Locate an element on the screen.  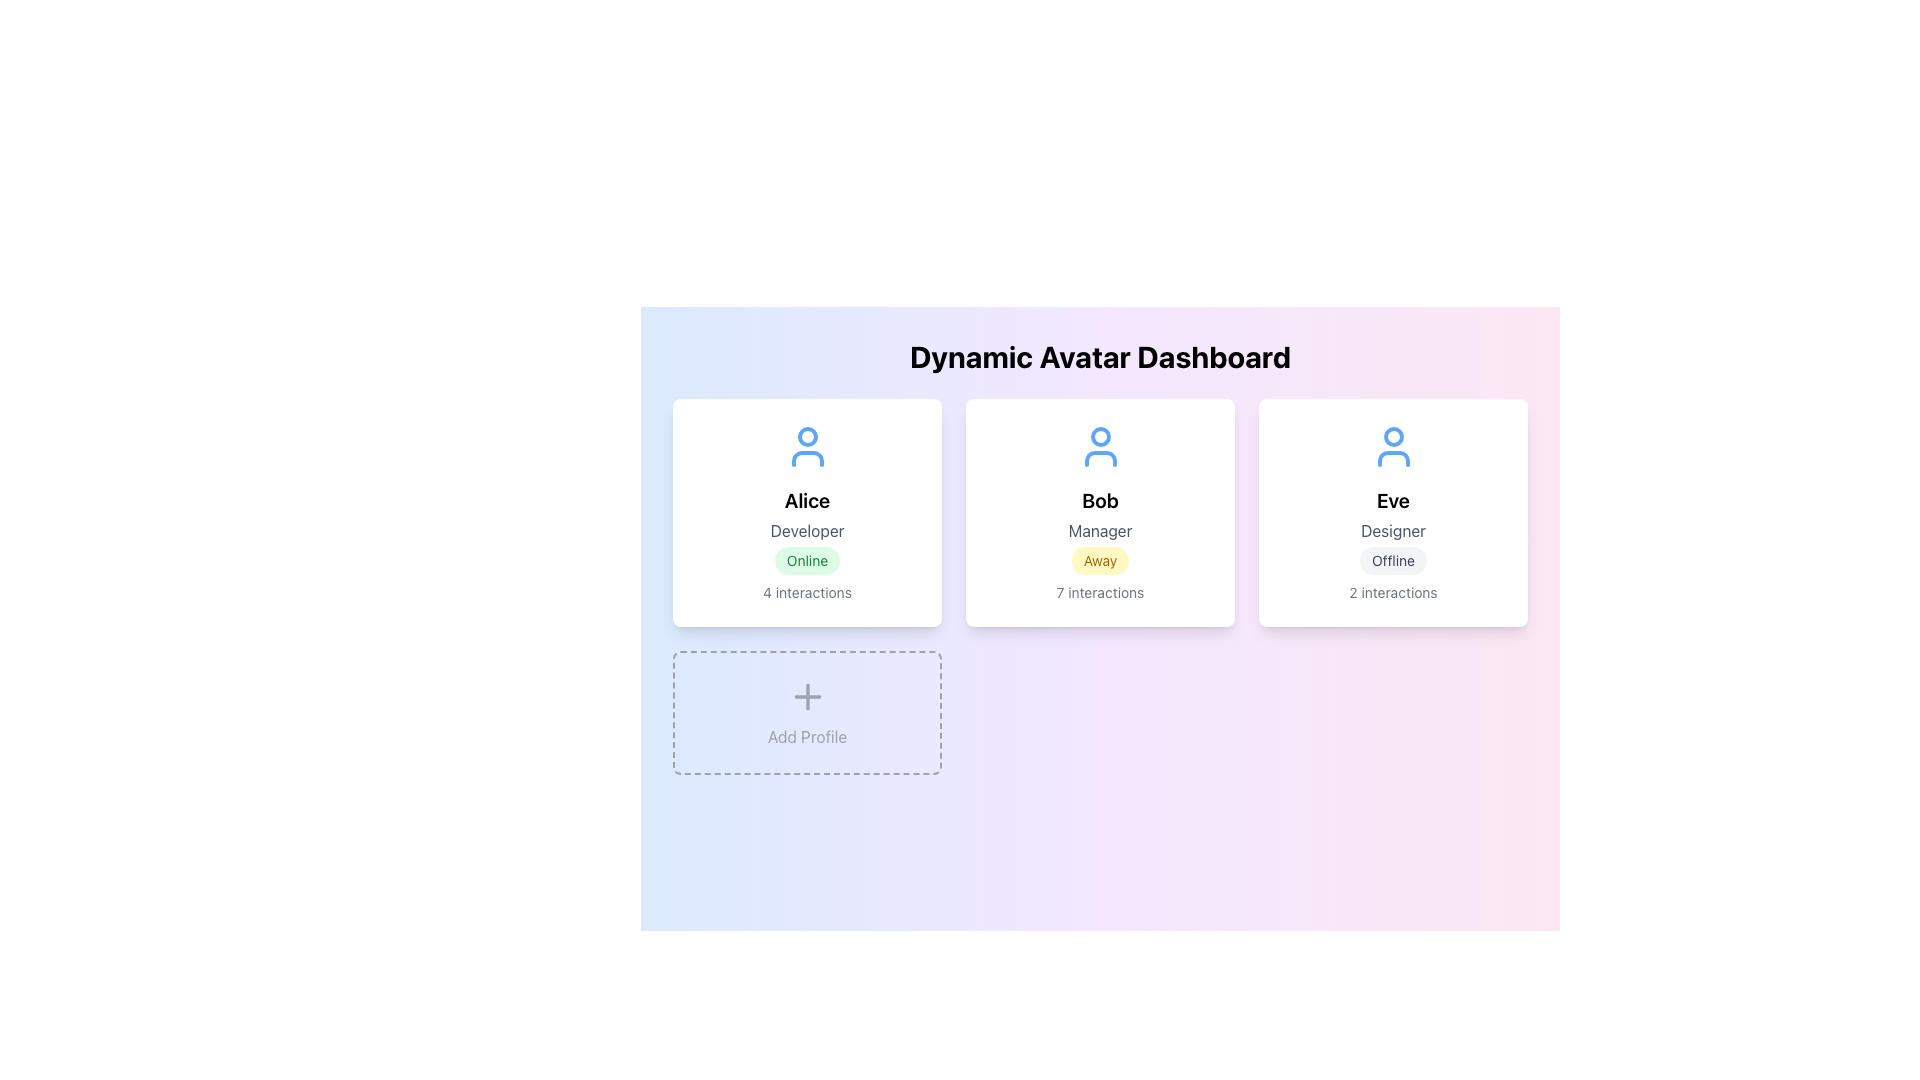
the static text label displaying '4 interactions' located at the bottom of Alice's profile card, directly below the 'Online' status badge is located at coordinates (807, 592).